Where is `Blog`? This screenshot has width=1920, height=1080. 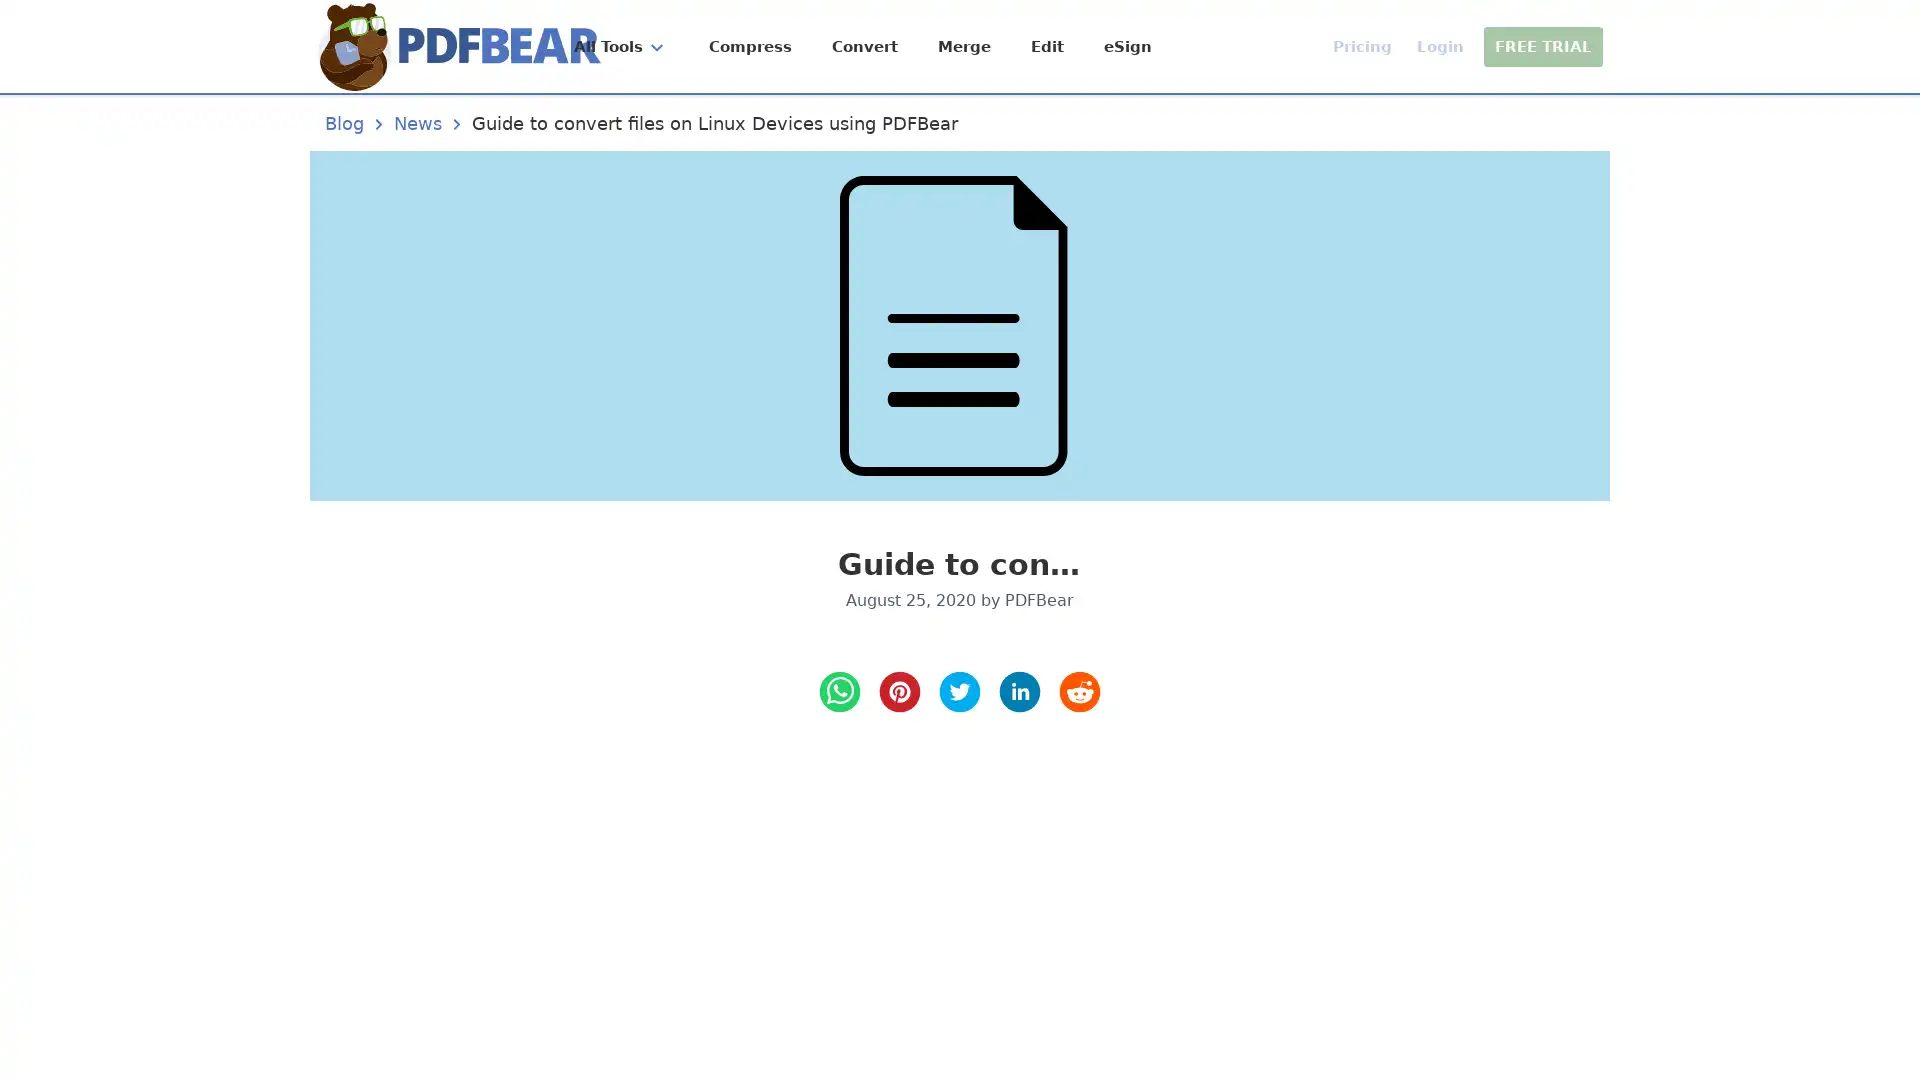 Blog is located at coordinates (344, 123).